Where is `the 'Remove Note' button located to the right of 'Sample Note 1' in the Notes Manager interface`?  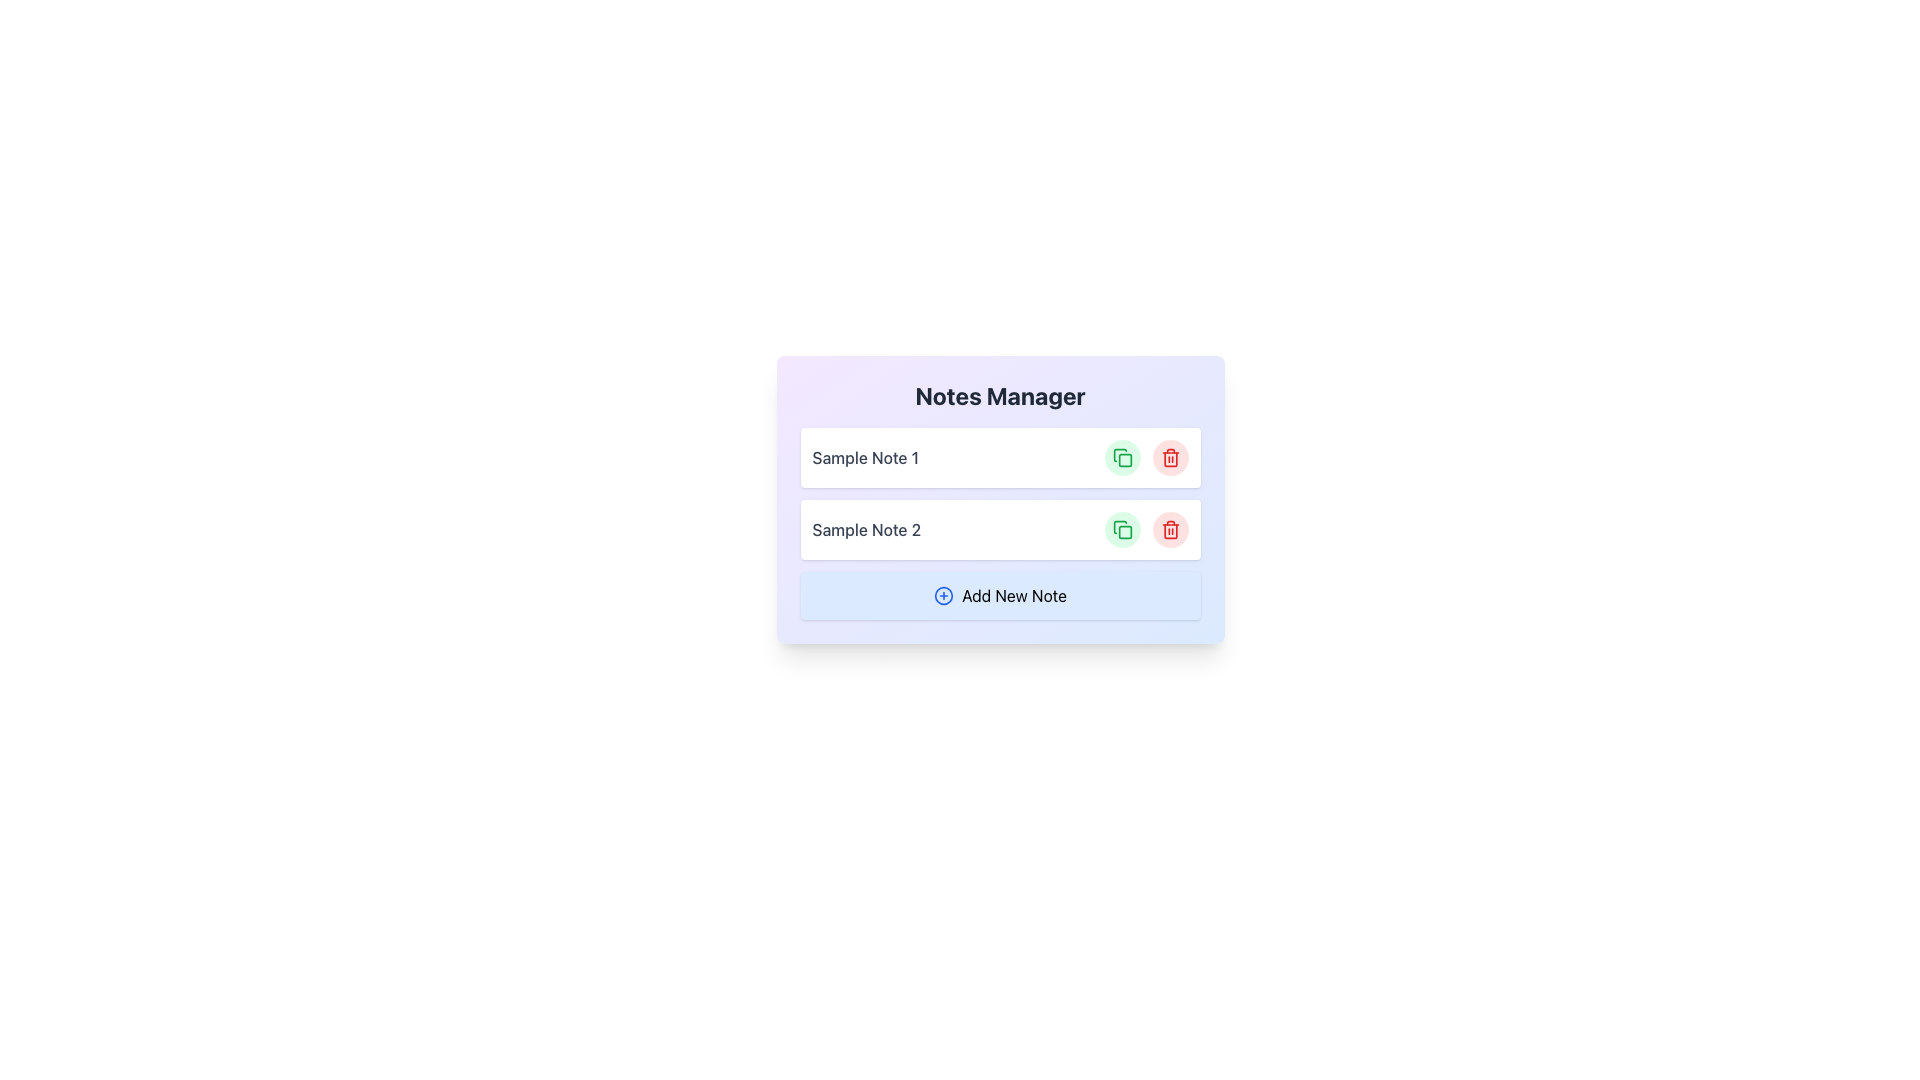
the 'Remove Note' button located to the right of 'Sample Note 1' in the Notes Manager interface is located at coordinates (1170, 458).